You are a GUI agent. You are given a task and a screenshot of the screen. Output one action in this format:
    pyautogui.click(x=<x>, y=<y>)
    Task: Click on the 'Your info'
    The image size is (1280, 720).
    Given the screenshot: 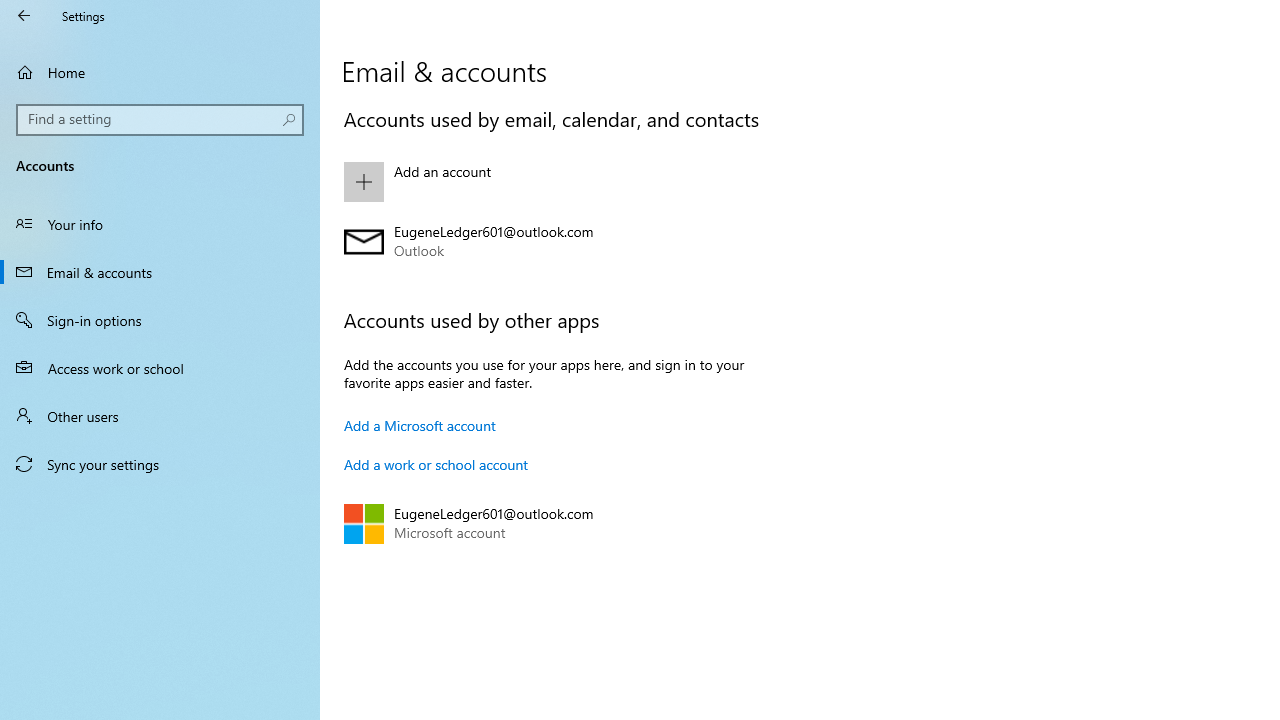 What is the action you would take?
    pyautogui.click(x=160, y=223)
    